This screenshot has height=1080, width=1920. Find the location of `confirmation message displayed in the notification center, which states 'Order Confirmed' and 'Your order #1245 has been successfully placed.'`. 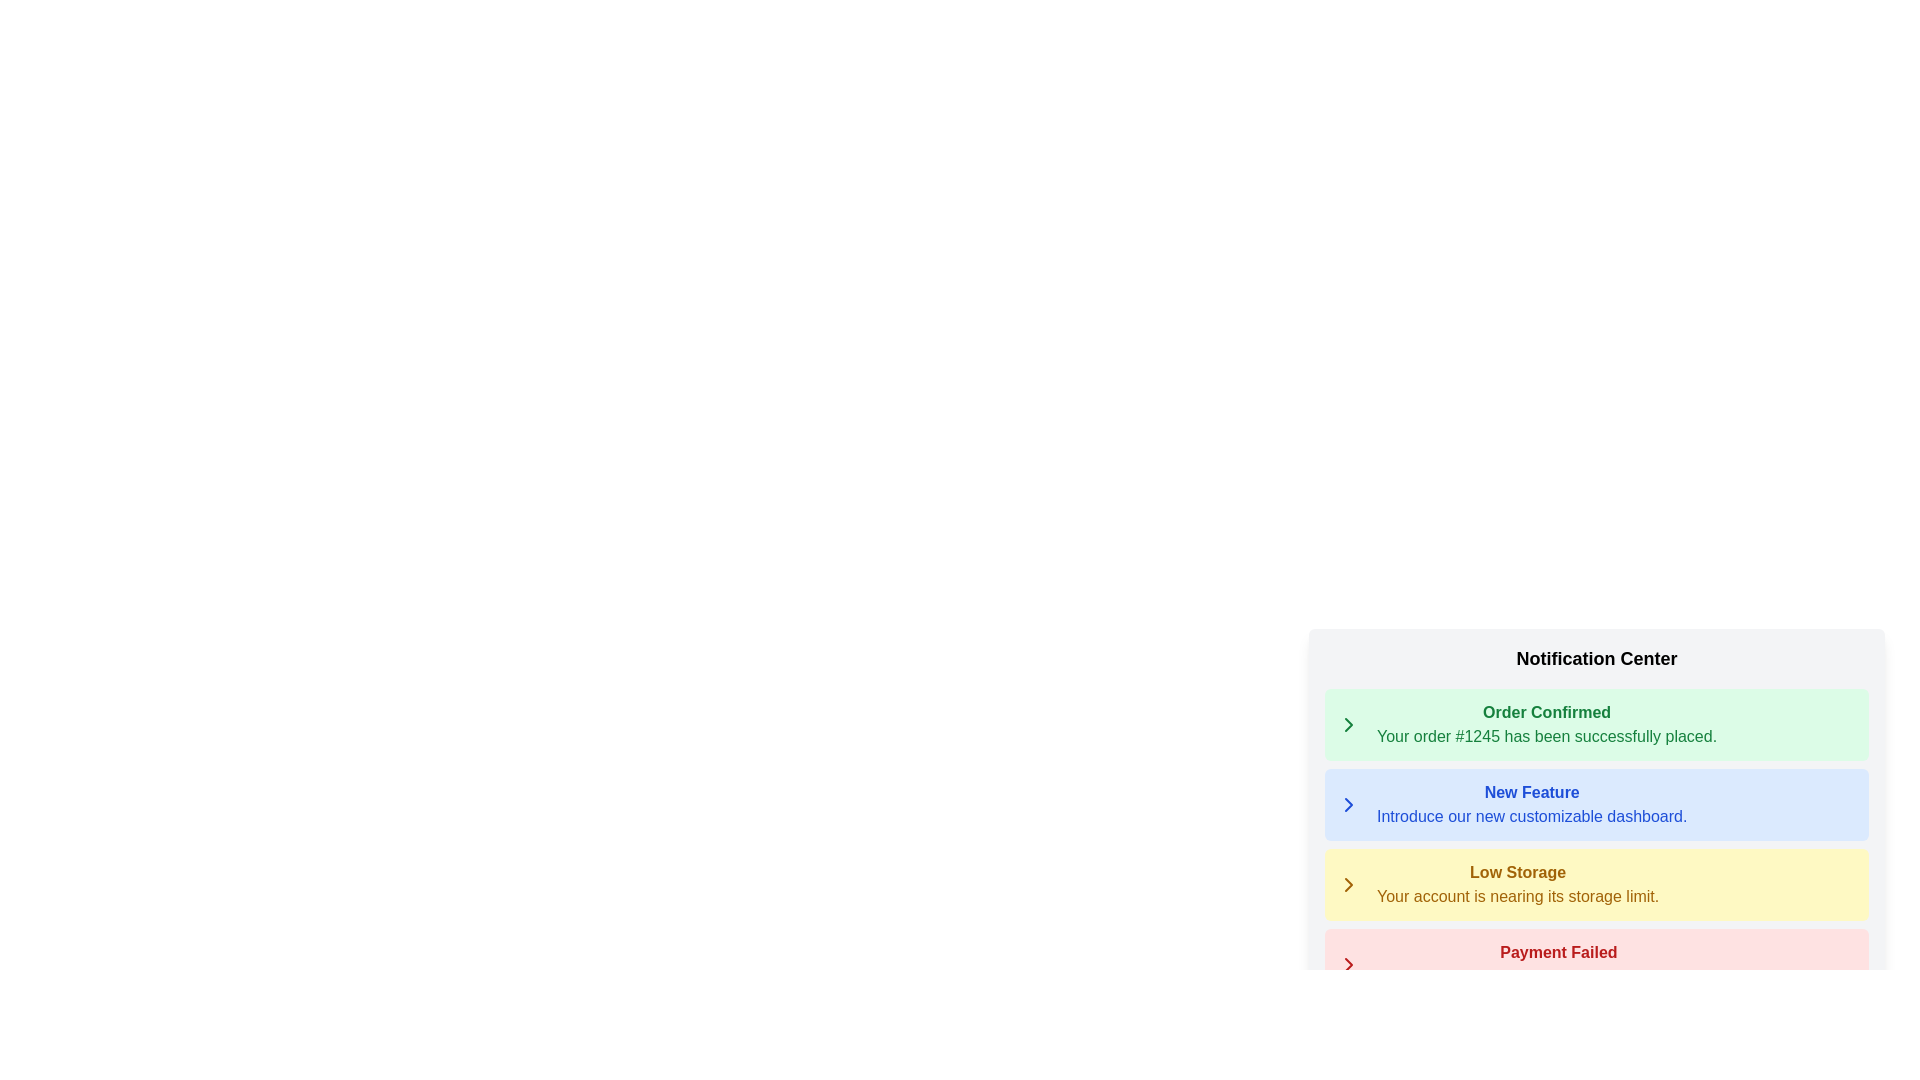

confirmation message displayed in the notification center, which states 'Order Confirmed' and 'Your order #1245 has been successfully placed.' is located at coordinates (1545, 725).